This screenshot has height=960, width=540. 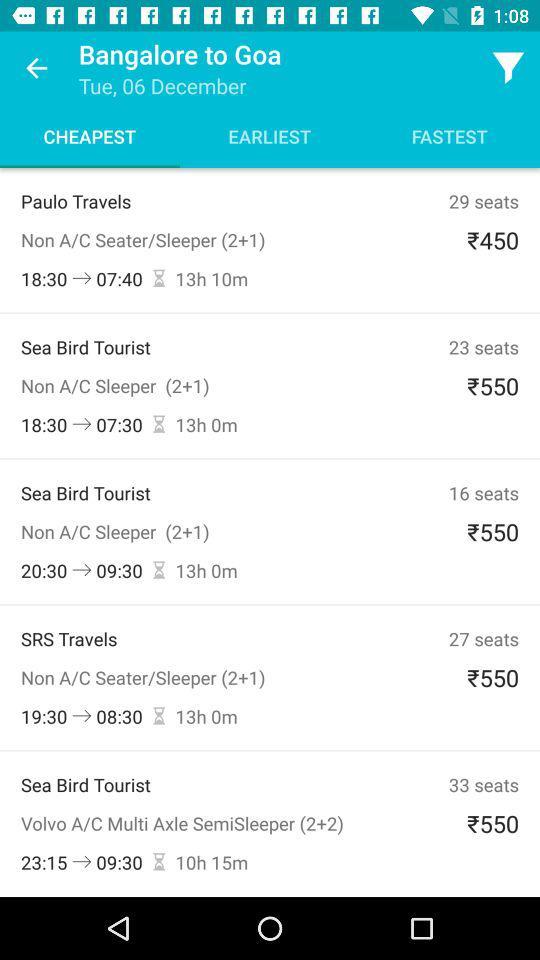 I want to click on the arrow from the second column, so click(x=81, y=424).